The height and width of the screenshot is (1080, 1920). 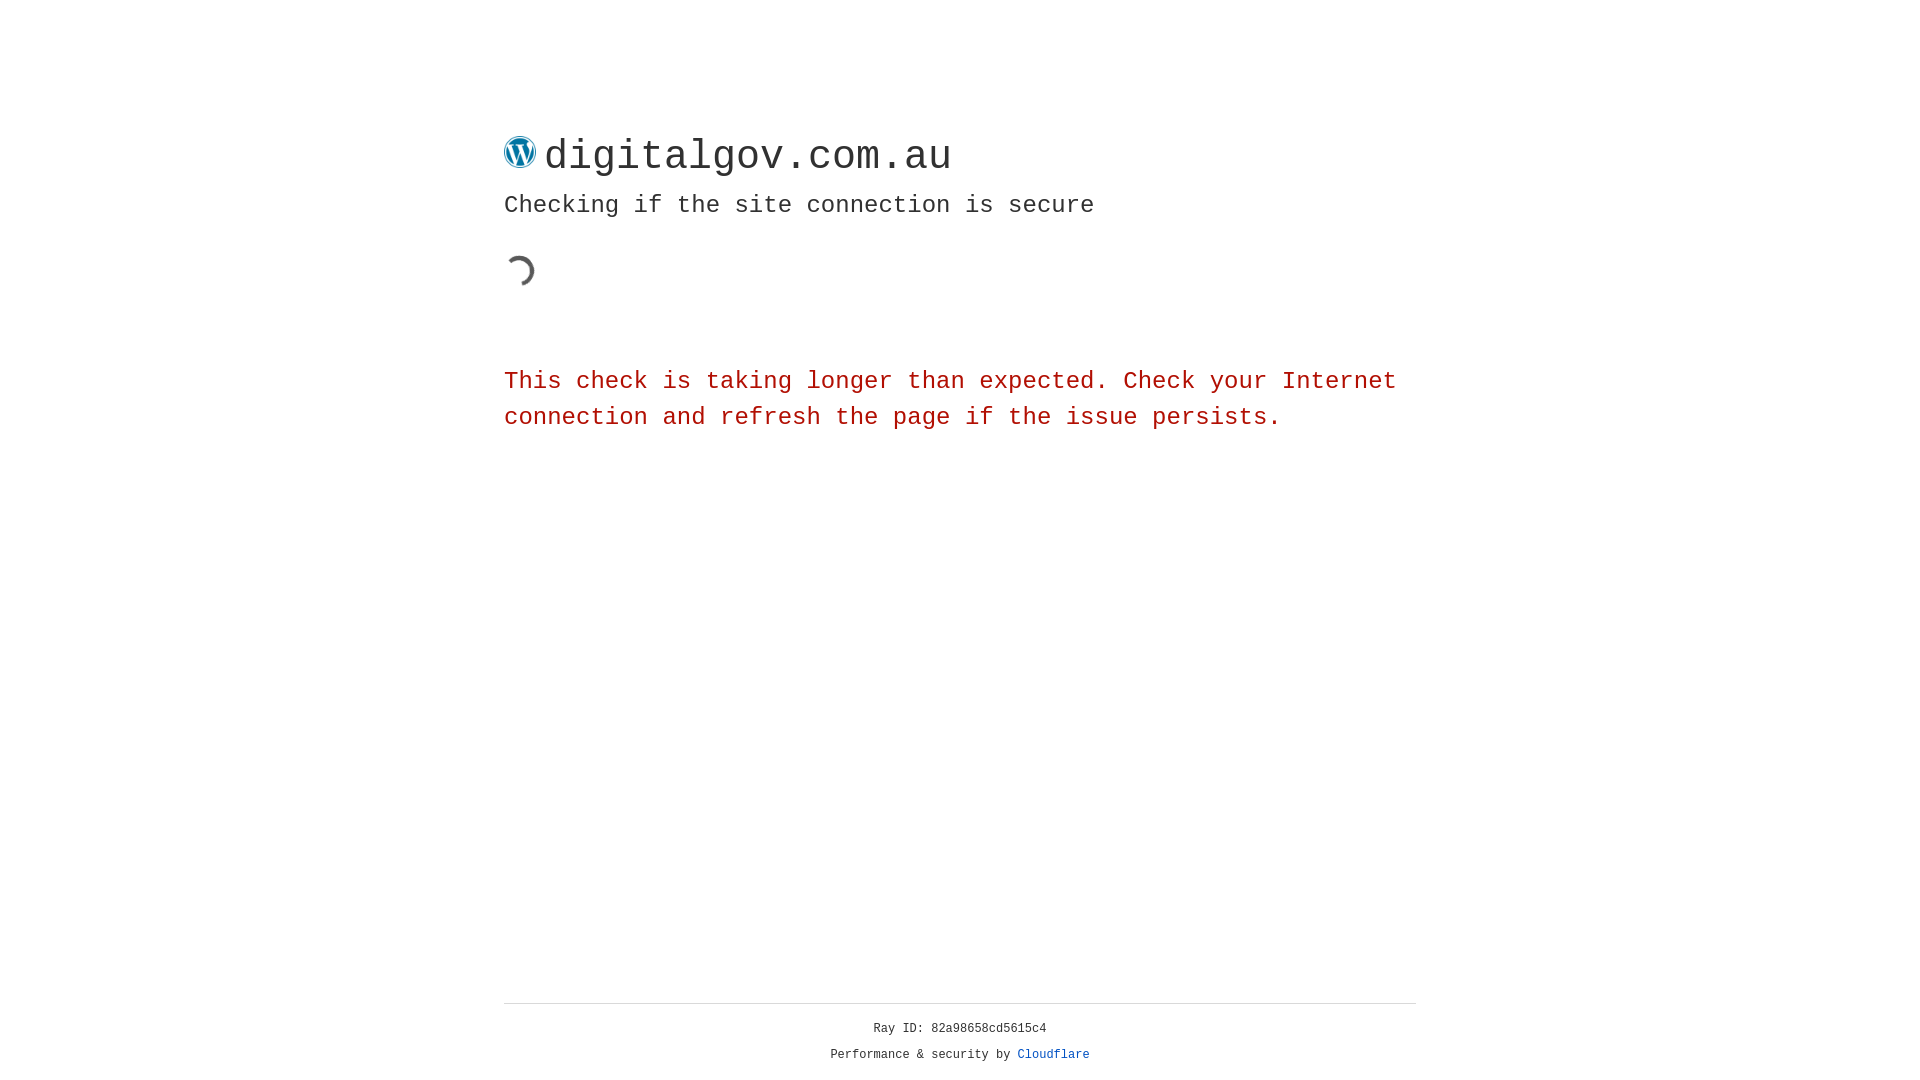 What do you see at coordinates (1053, 1054) in the screenshot?
I see `'Cloudflare'` at bounding box center [1053, 1054].